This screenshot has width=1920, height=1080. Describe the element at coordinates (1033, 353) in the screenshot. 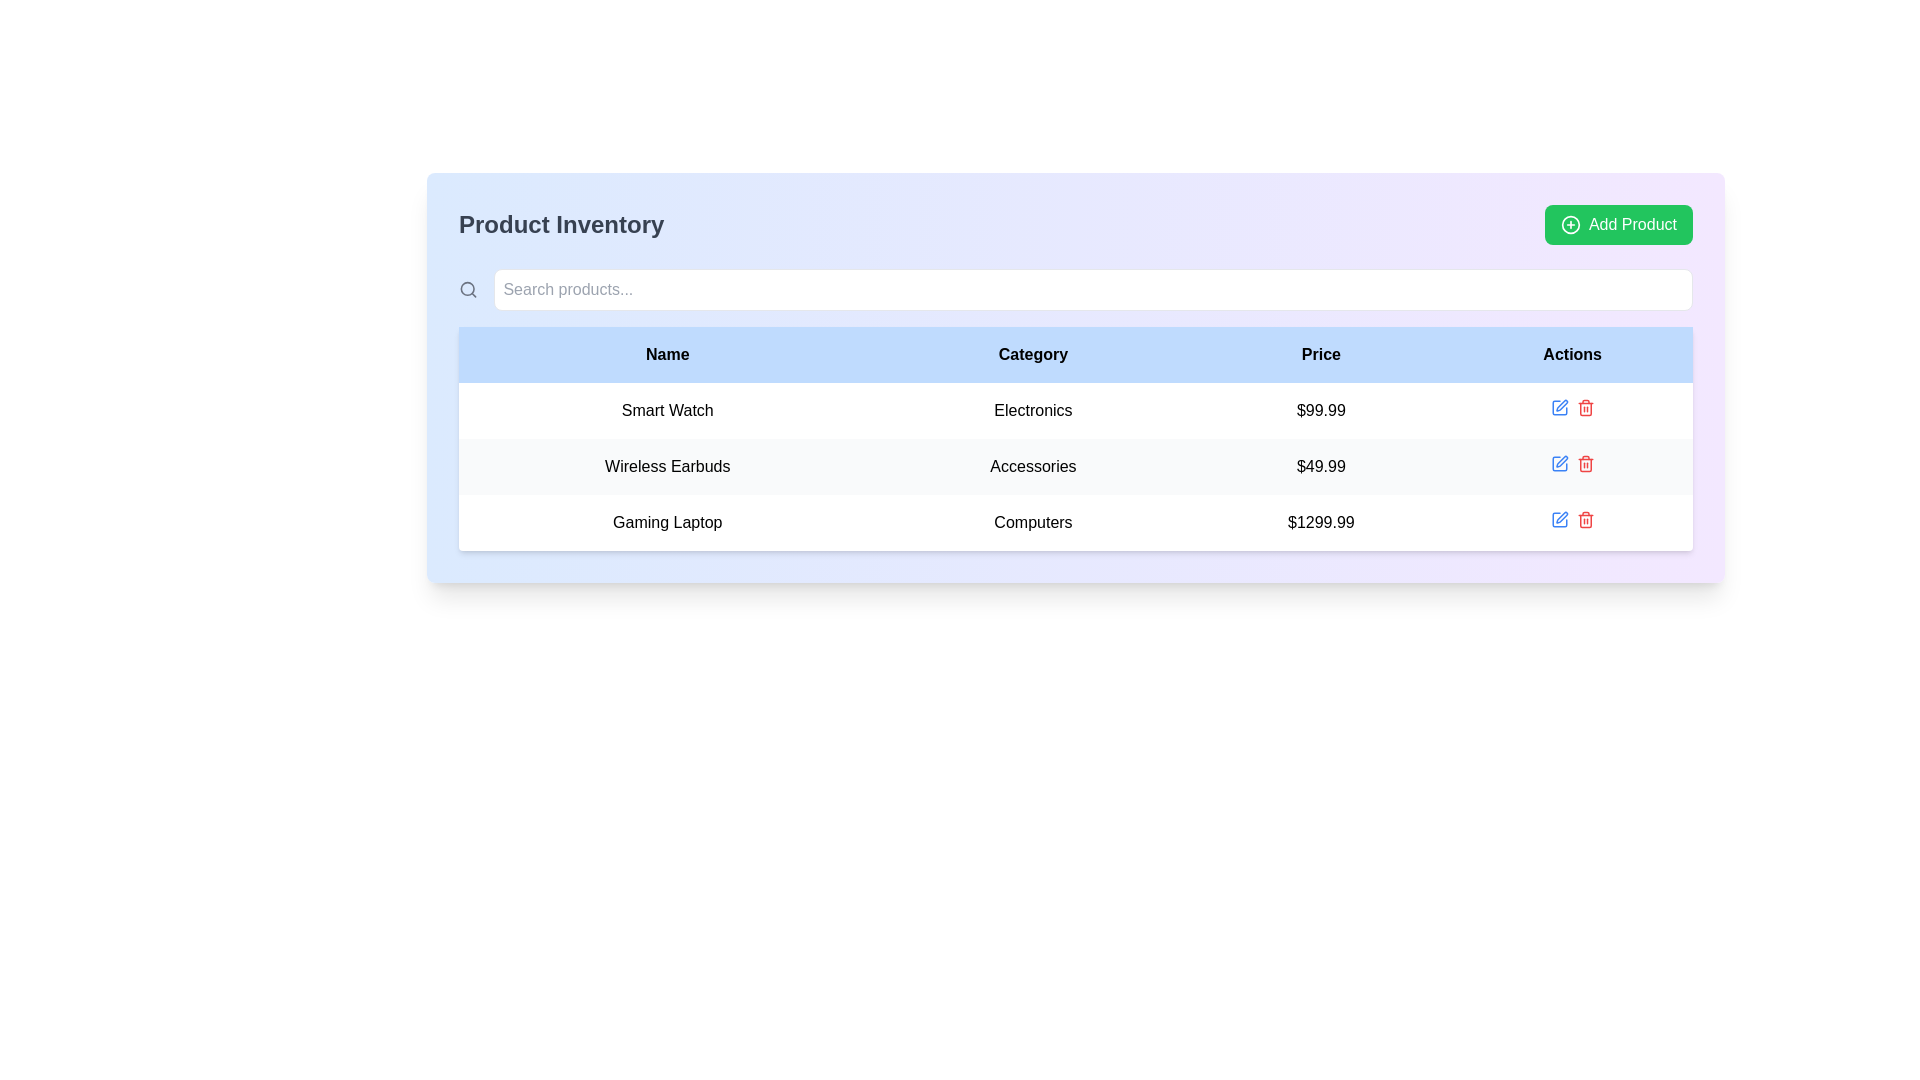

I see `the 'Category' static text label, which displays in bold black text on a light blue background, positioned between the 'Name' and 'Price' labels` at that location.